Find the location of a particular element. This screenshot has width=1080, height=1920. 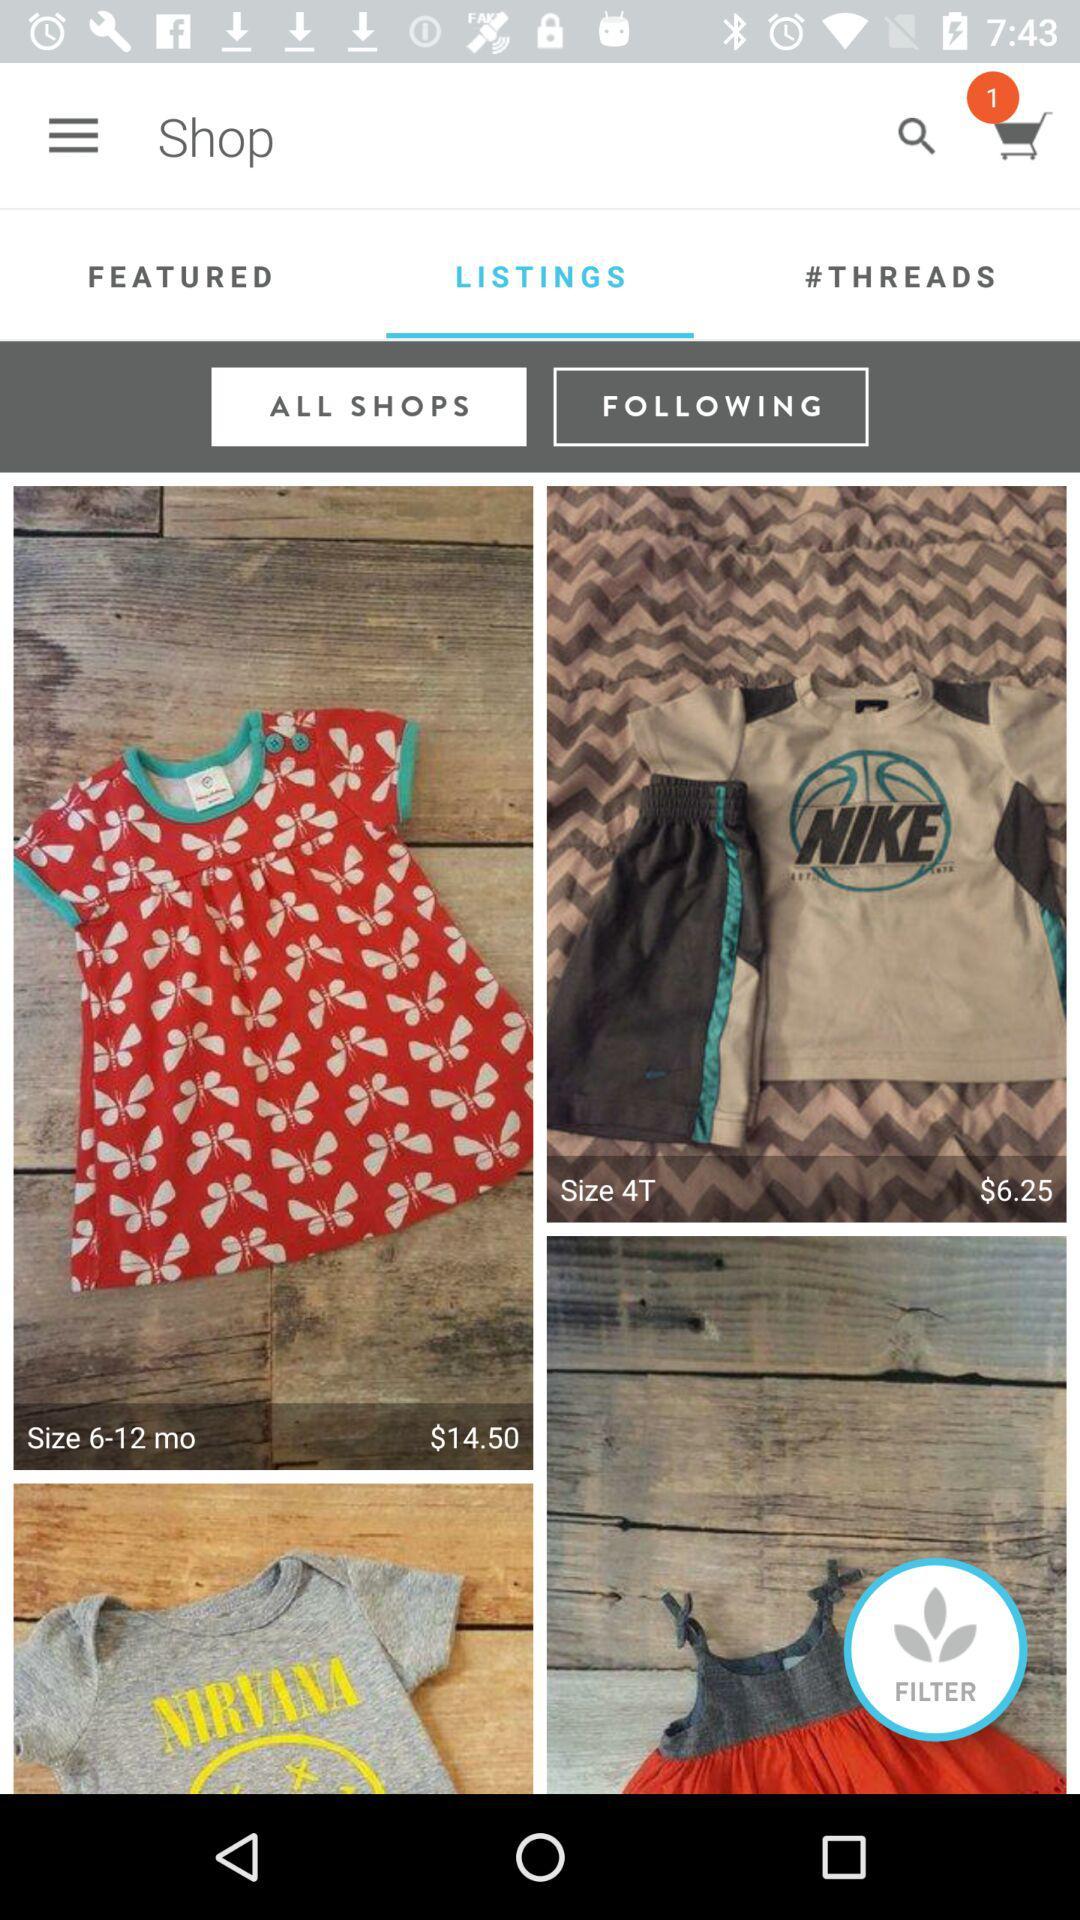

allows the user to search is located at coordinates (916, 135).